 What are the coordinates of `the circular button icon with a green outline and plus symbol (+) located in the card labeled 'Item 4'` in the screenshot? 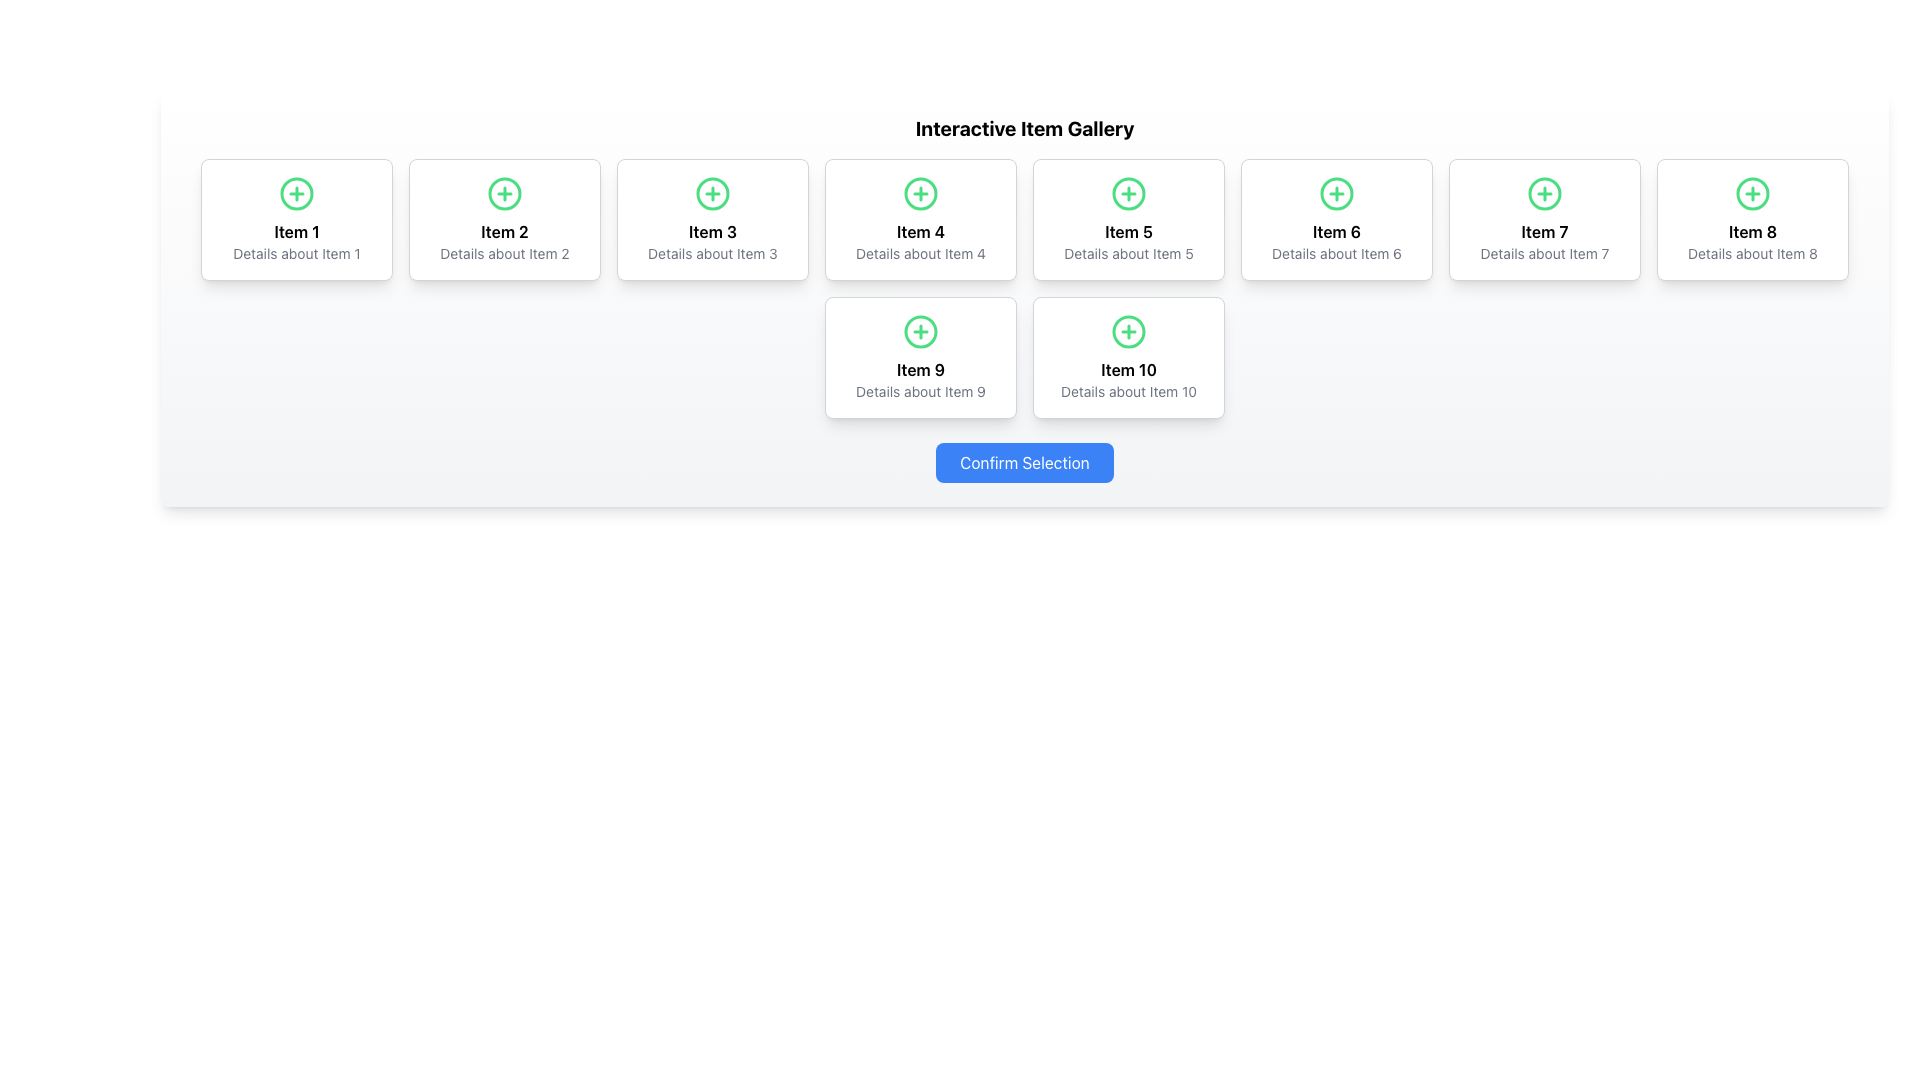 It's located at (920, 193).